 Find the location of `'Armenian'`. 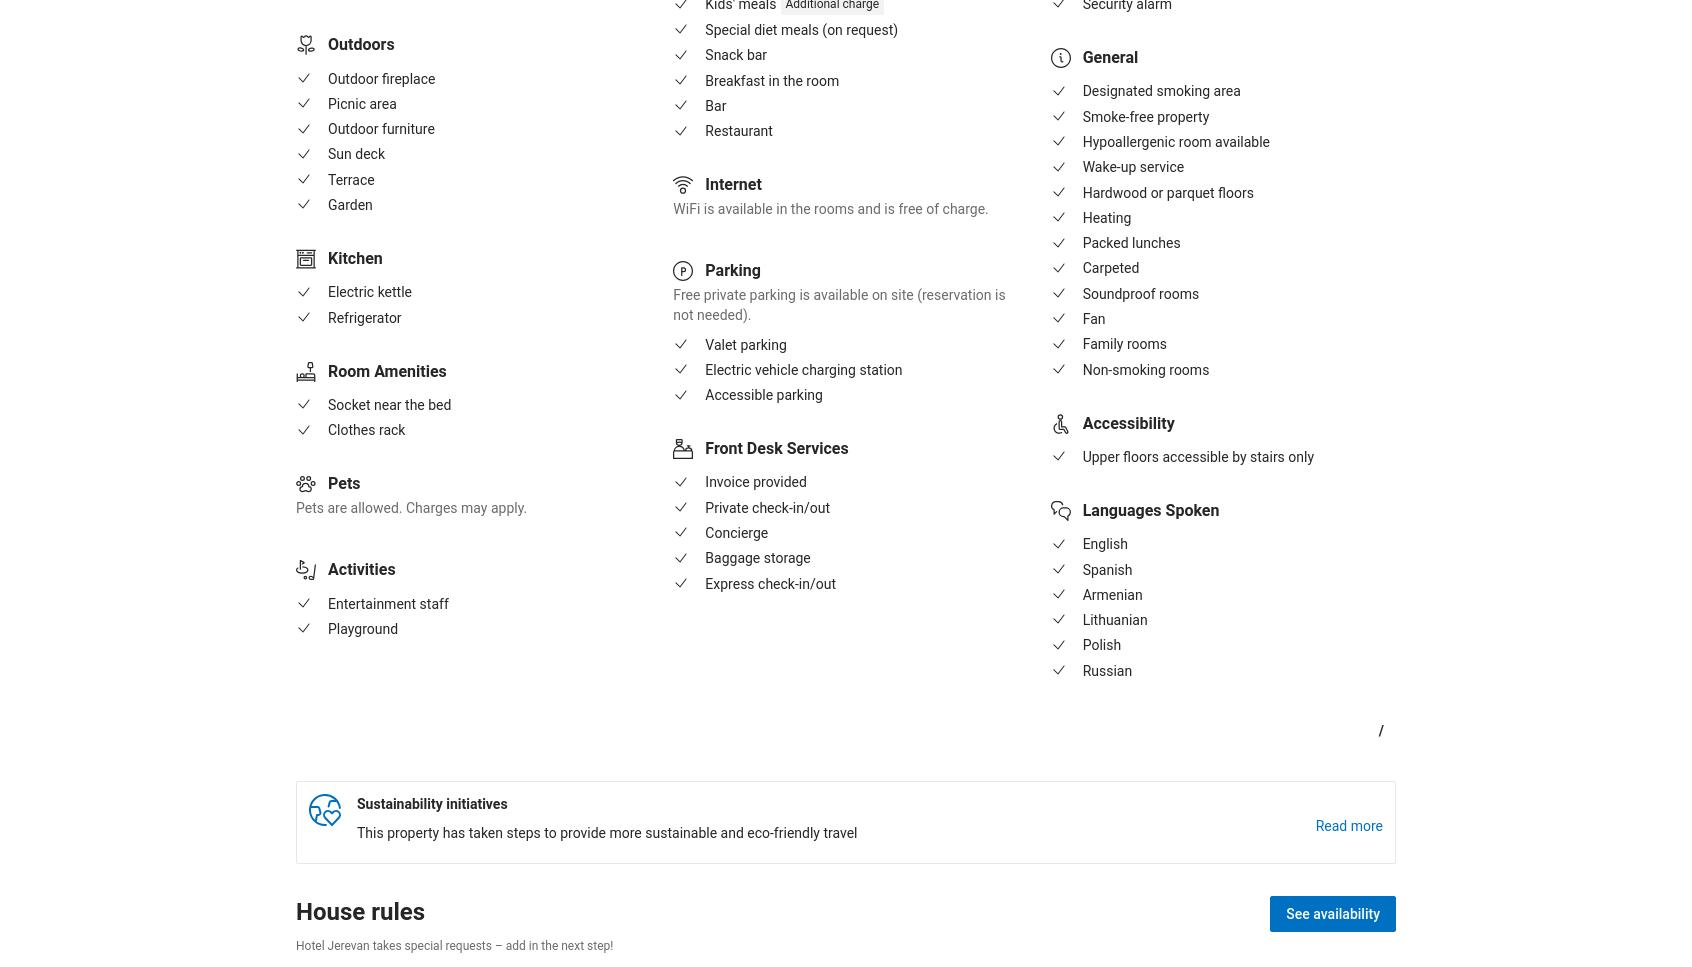

'Armenian' is located at coordinates (1111, 593).